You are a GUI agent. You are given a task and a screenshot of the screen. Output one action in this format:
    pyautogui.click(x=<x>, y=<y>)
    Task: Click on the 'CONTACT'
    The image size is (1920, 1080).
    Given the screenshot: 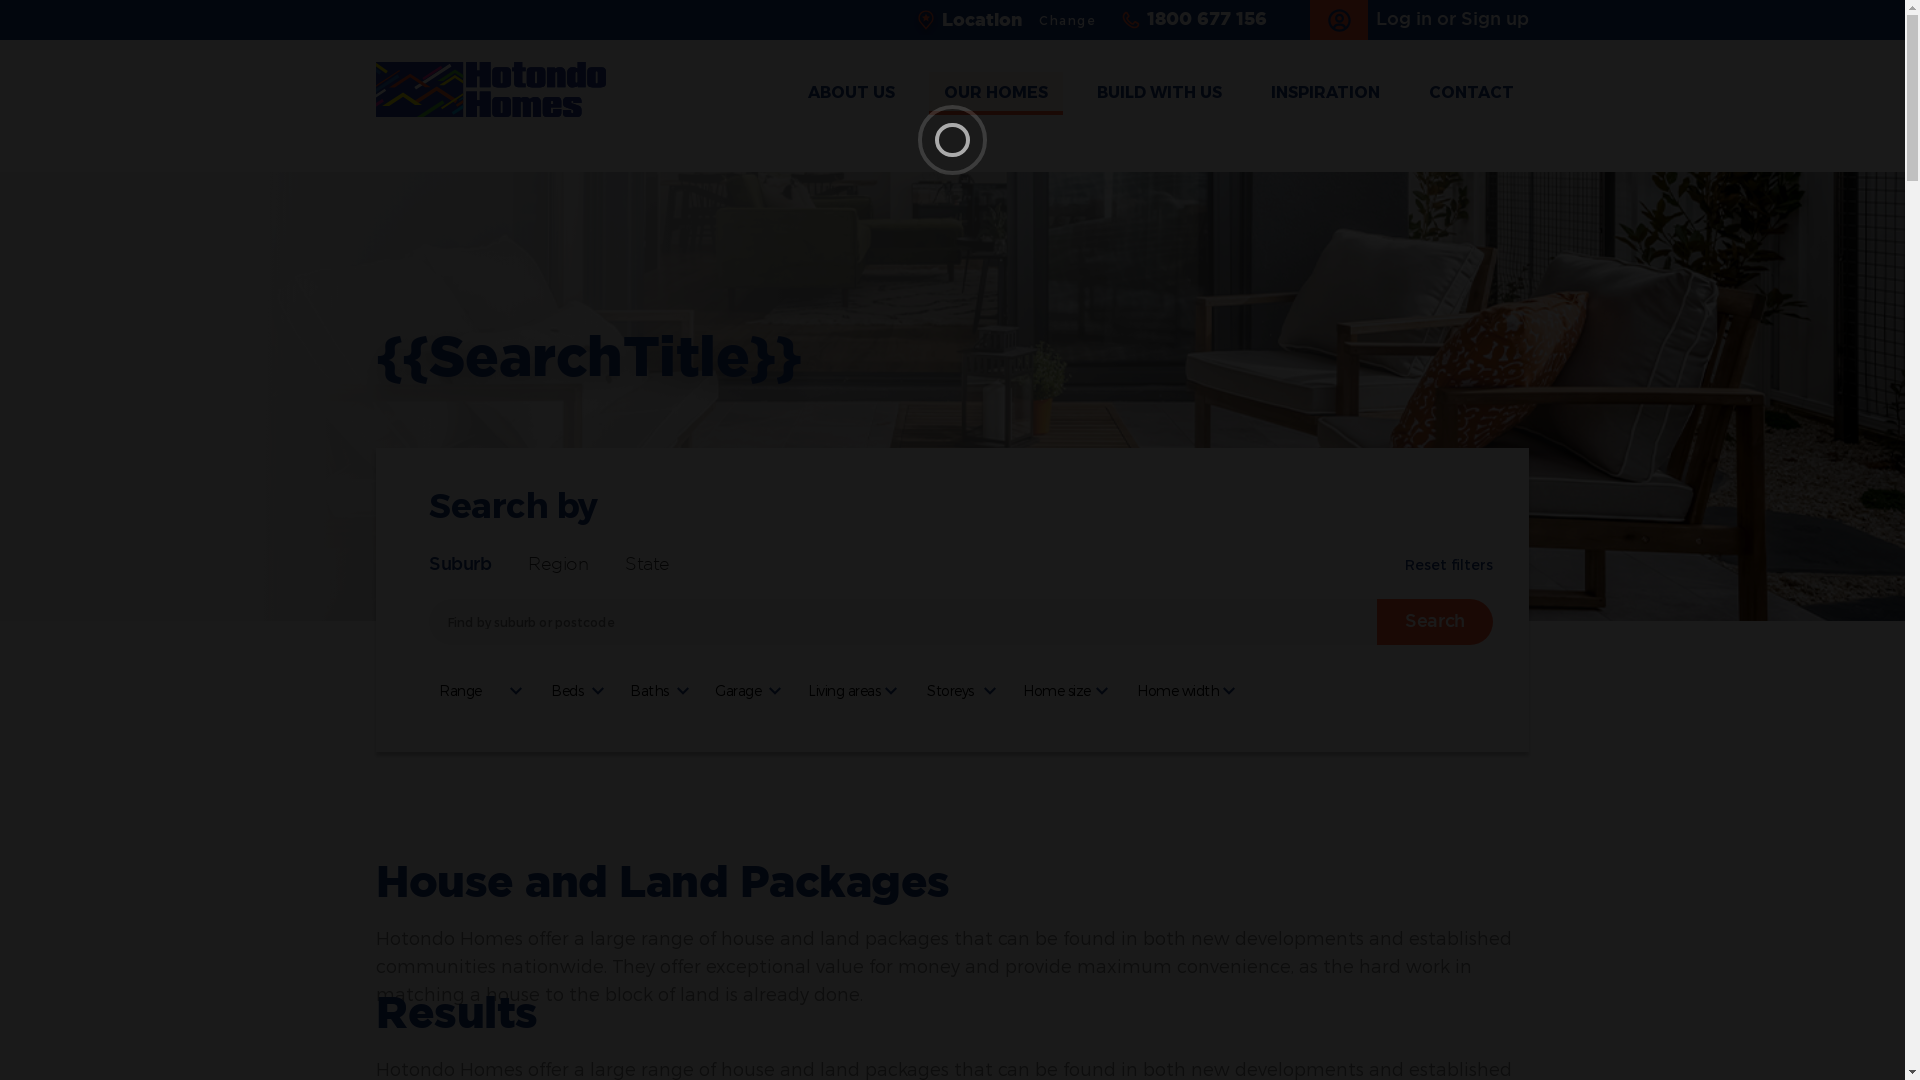 What is the action you would take?
    pyautogui.click(x=1471, y=93)
    